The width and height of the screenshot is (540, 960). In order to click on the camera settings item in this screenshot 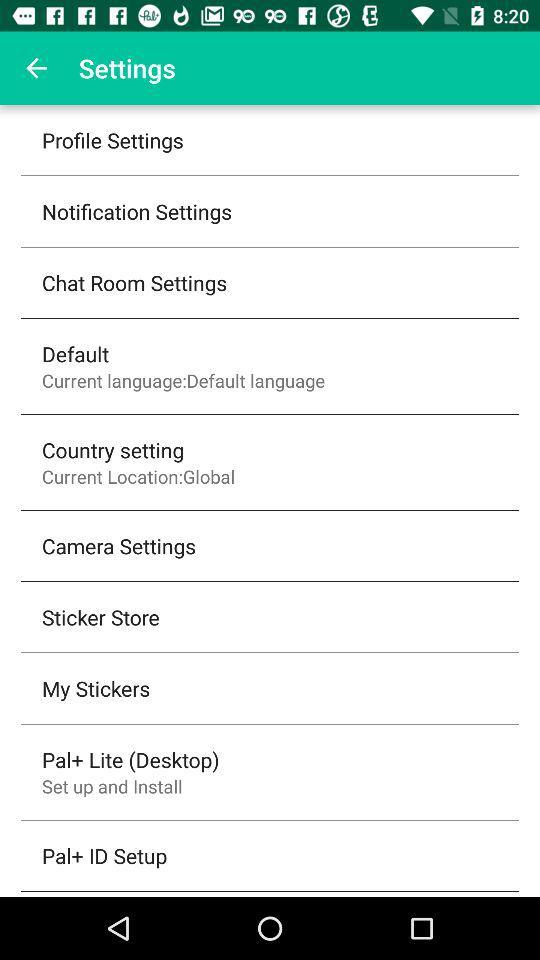, I will do `click(119, 545)`.